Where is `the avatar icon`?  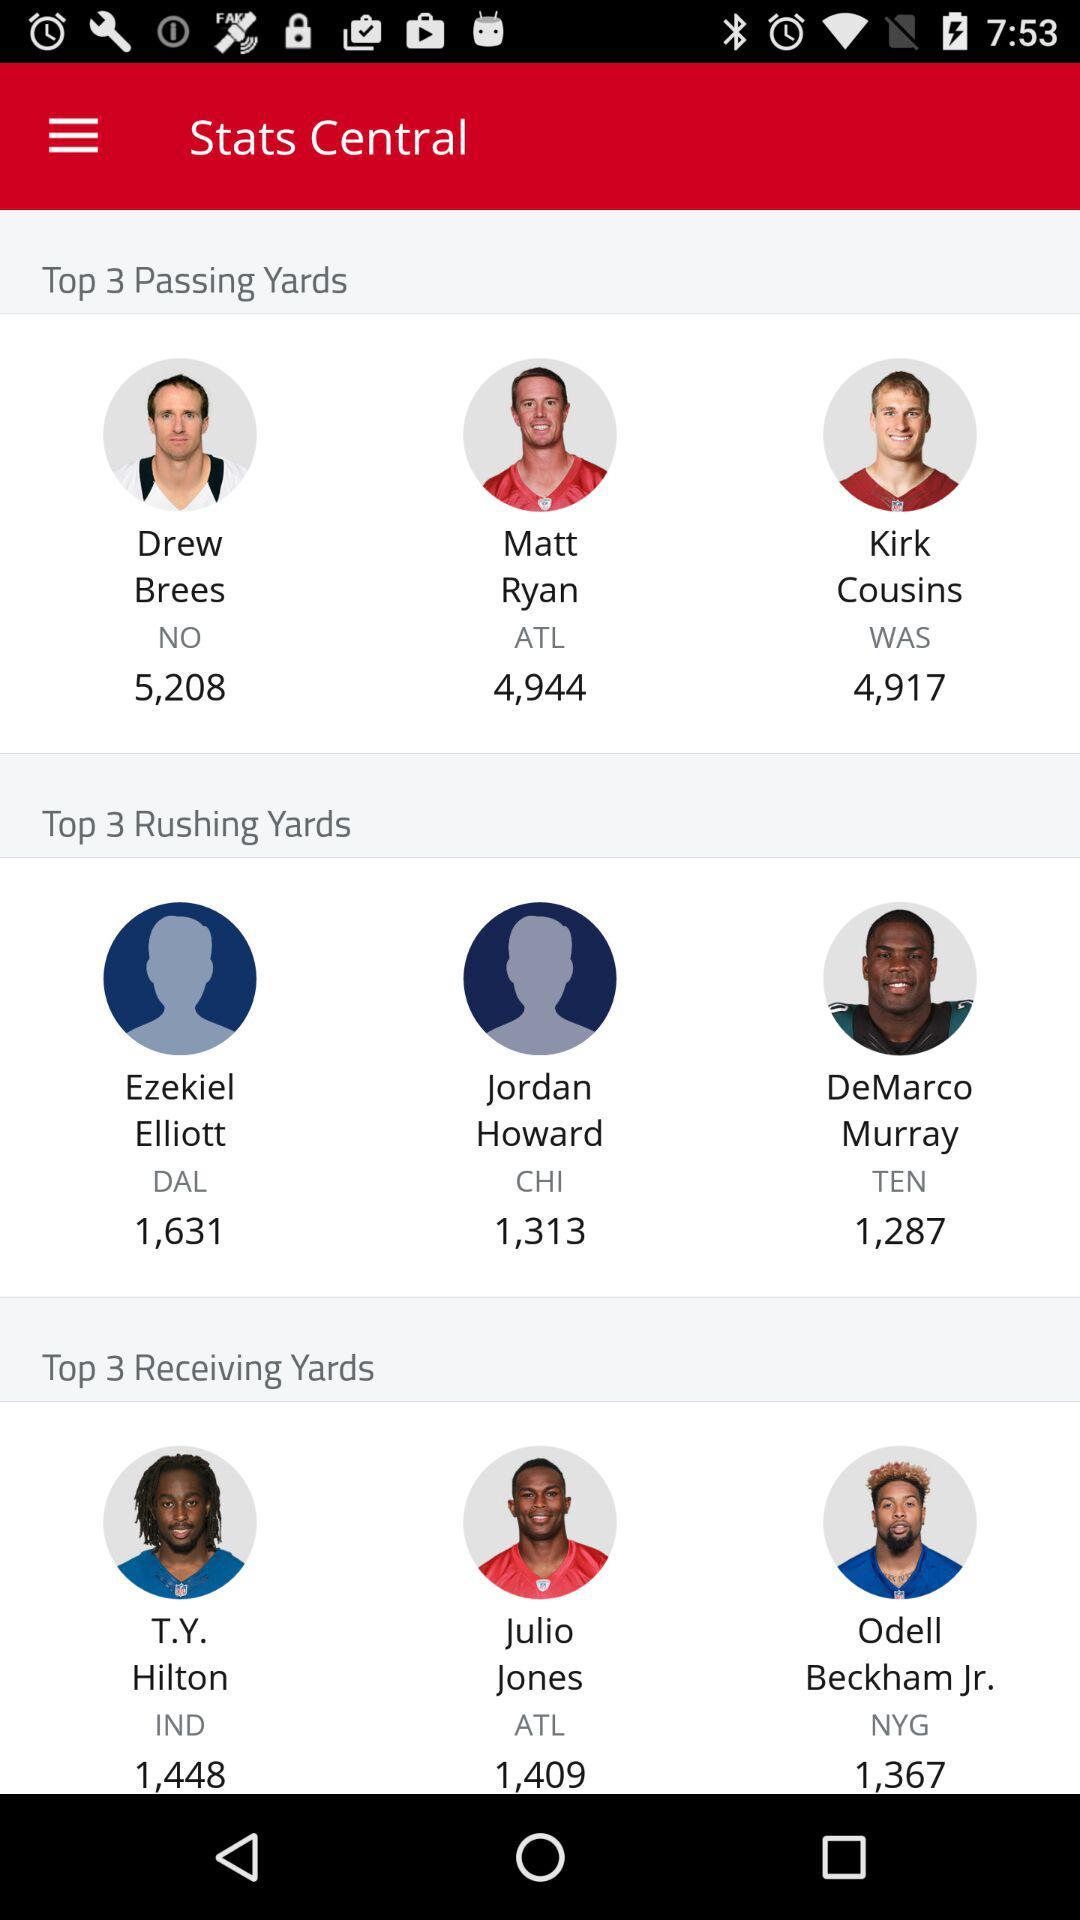
the avatar icon is located at coordinates (540, 1629).